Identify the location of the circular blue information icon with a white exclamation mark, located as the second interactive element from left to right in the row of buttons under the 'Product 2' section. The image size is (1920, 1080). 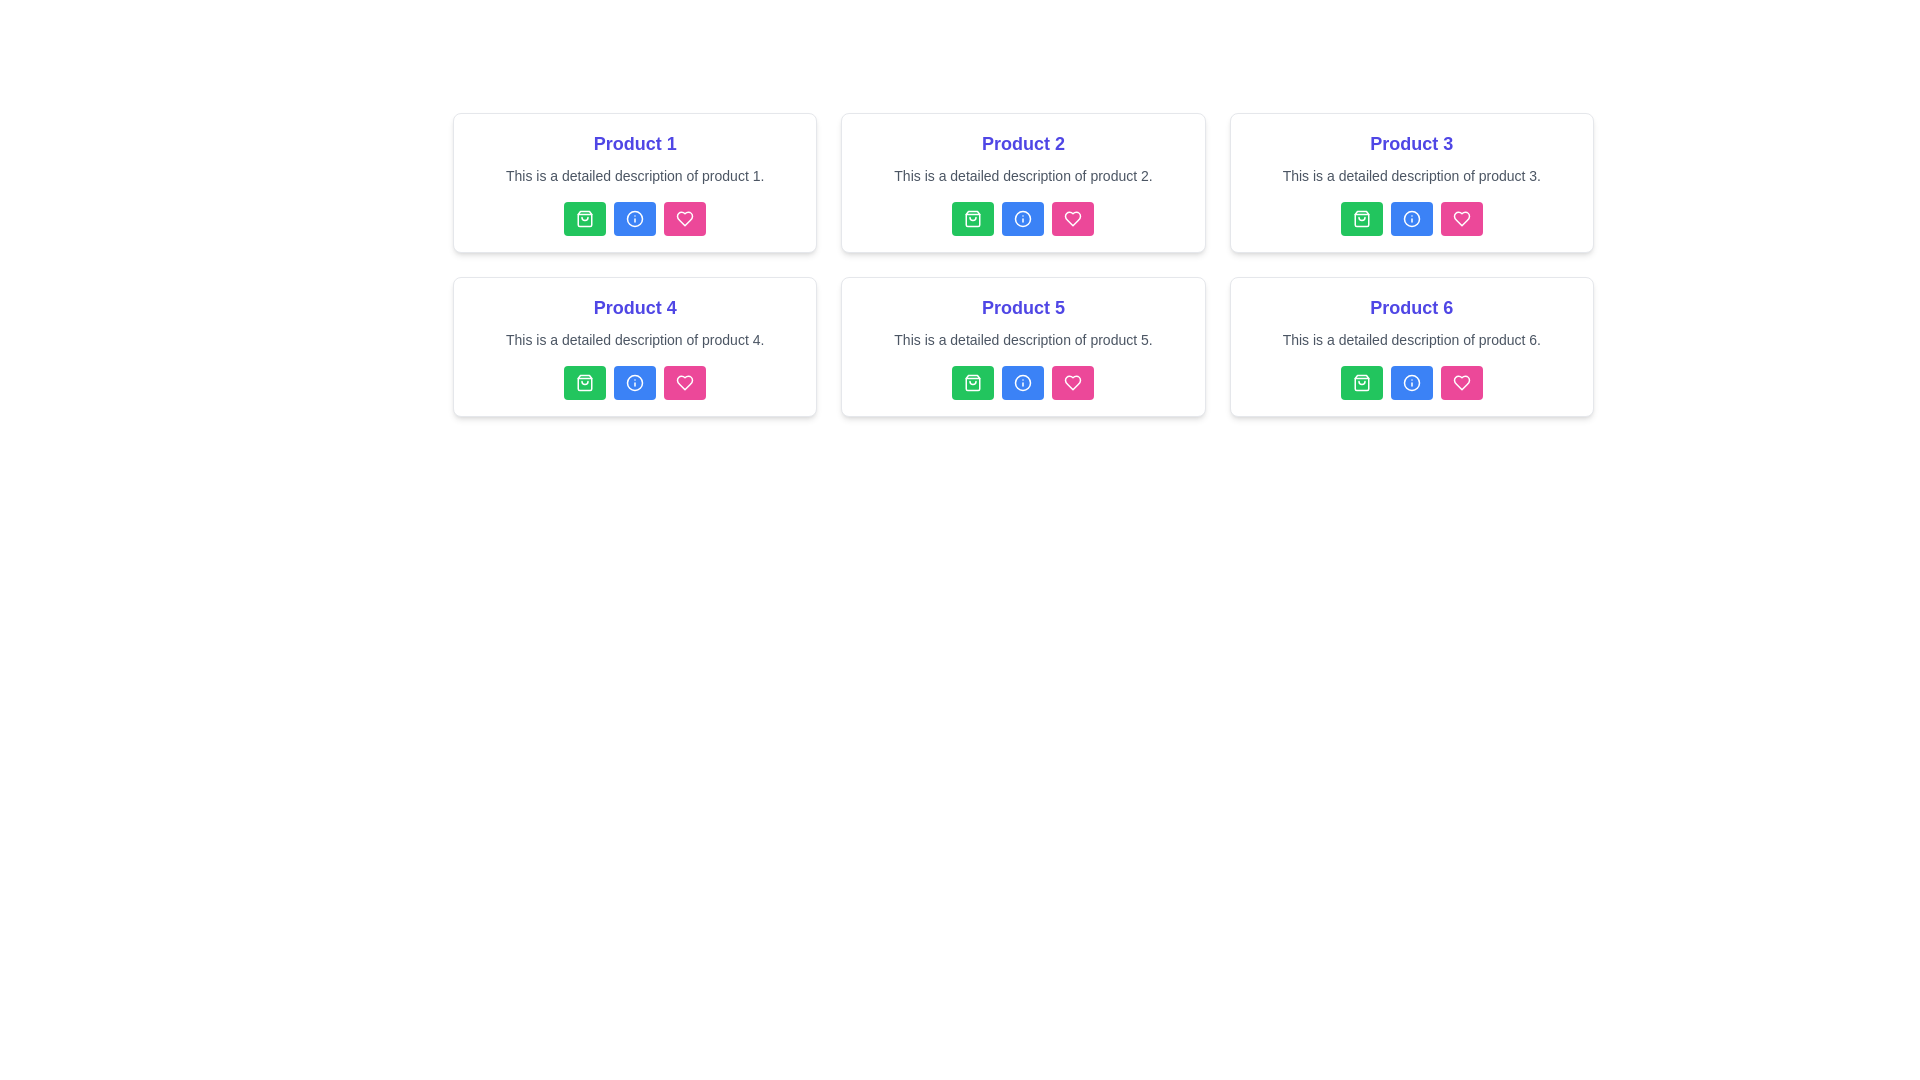
(1023, 219).